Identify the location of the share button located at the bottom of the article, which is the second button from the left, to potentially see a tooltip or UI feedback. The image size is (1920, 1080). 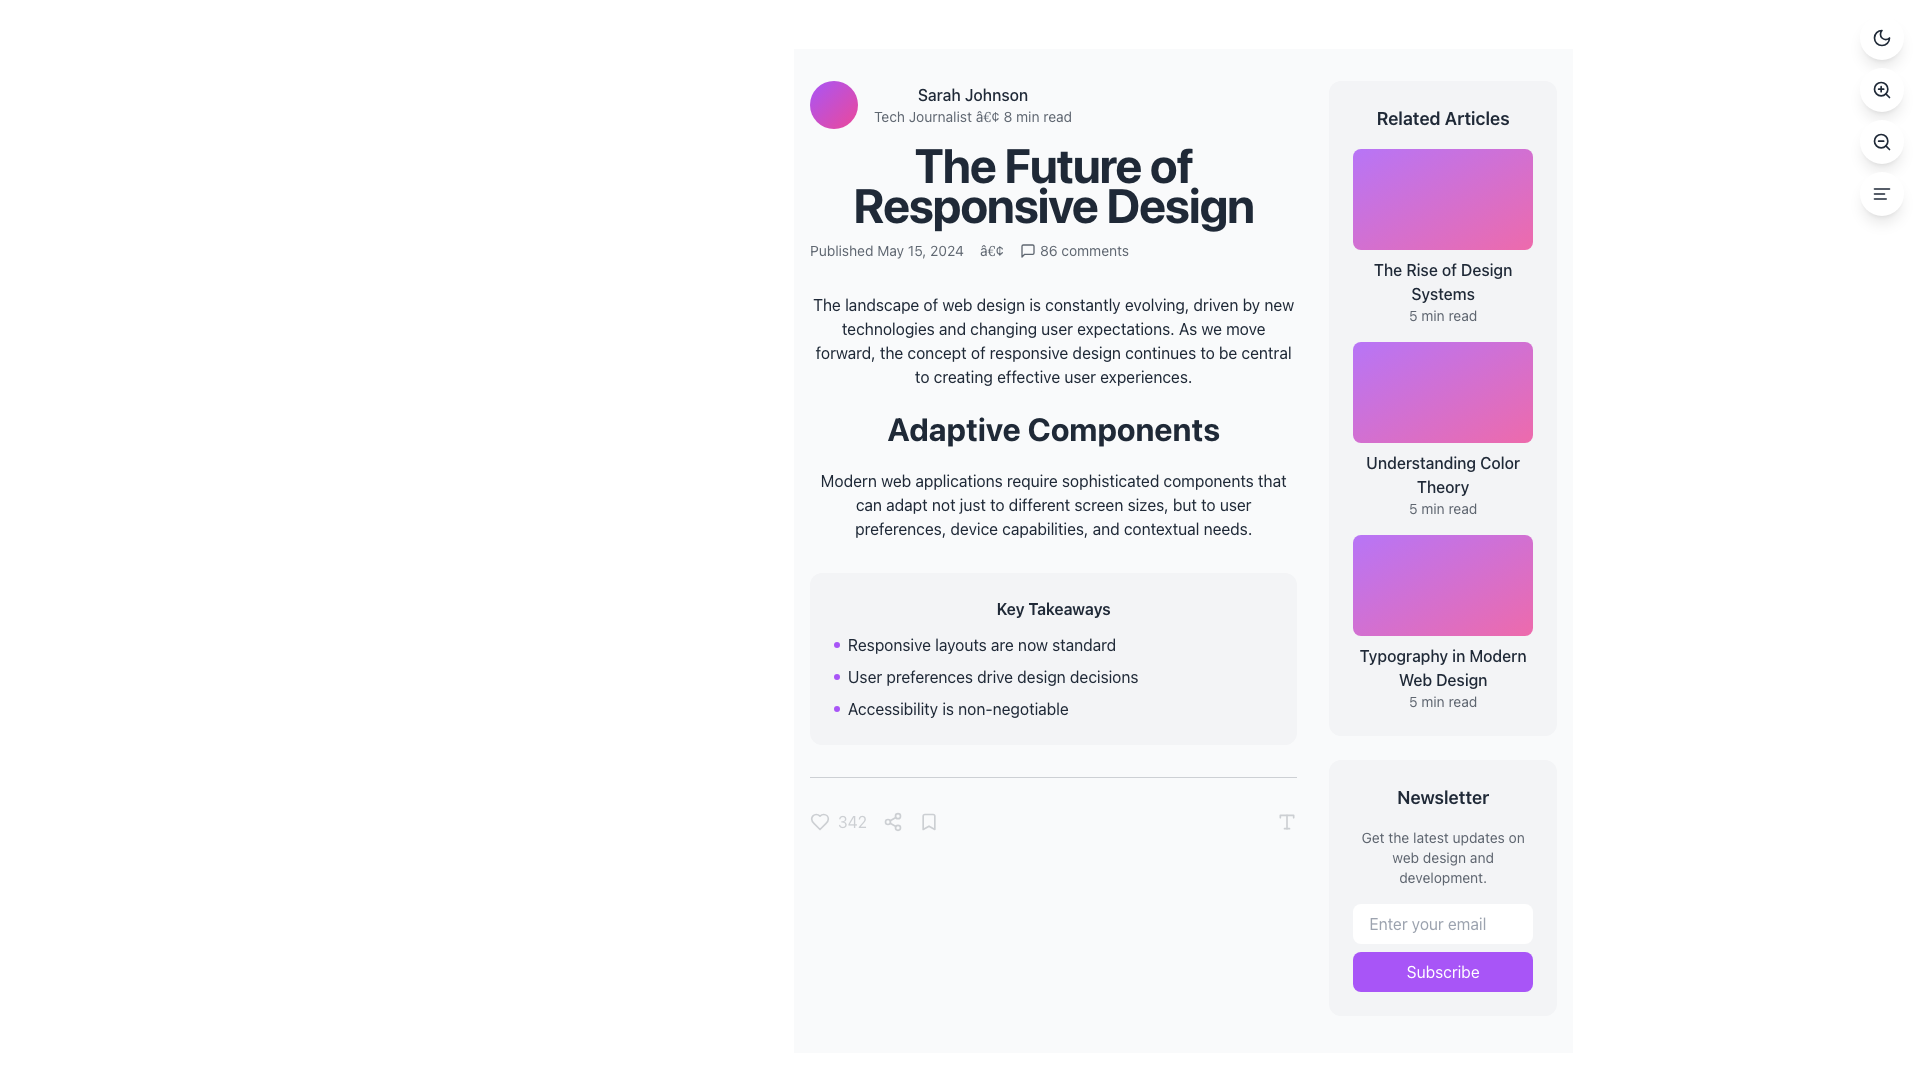
(891, 821).